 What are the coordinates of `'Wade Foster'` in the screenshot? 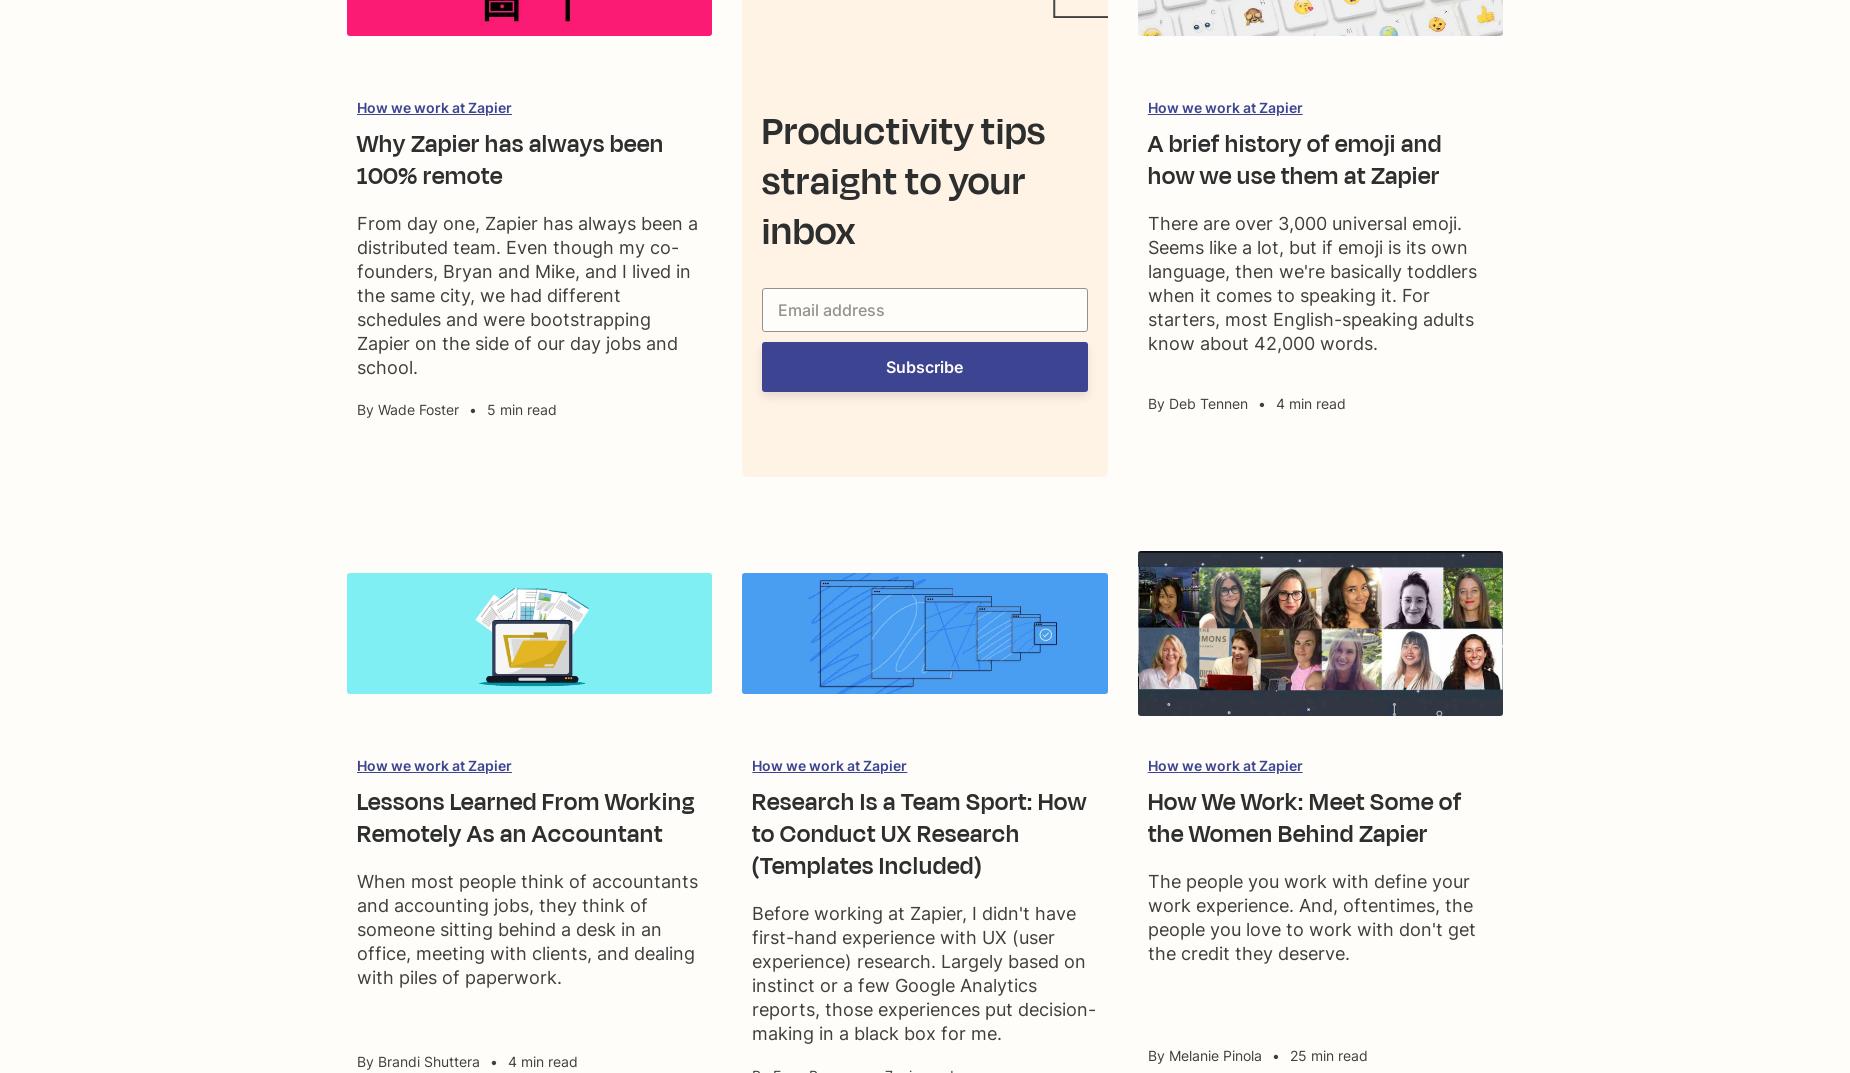 It's located at (376, 408).